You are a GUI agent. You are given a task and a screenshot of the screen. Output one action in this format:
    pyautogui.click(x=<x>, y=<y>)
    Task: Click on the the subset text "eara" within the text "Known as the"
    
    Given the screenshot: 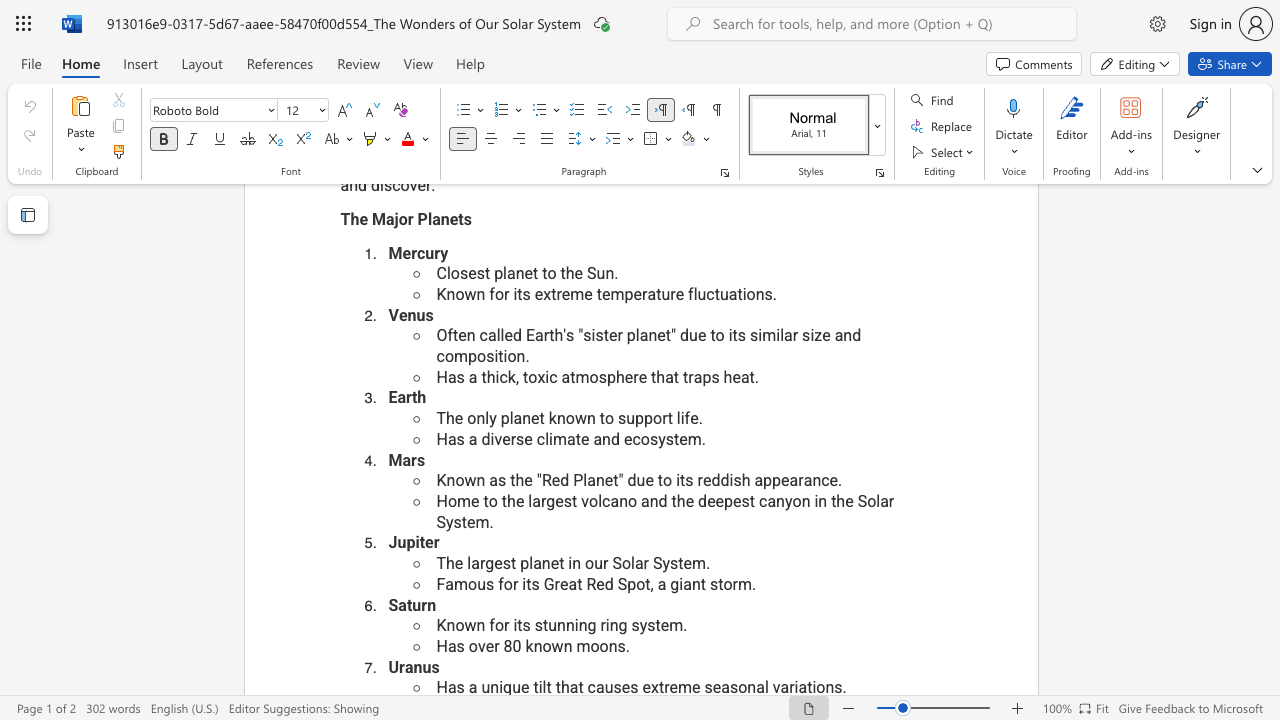 What is the action you would take?
    pyautogui.click(x=780, y=480)
    